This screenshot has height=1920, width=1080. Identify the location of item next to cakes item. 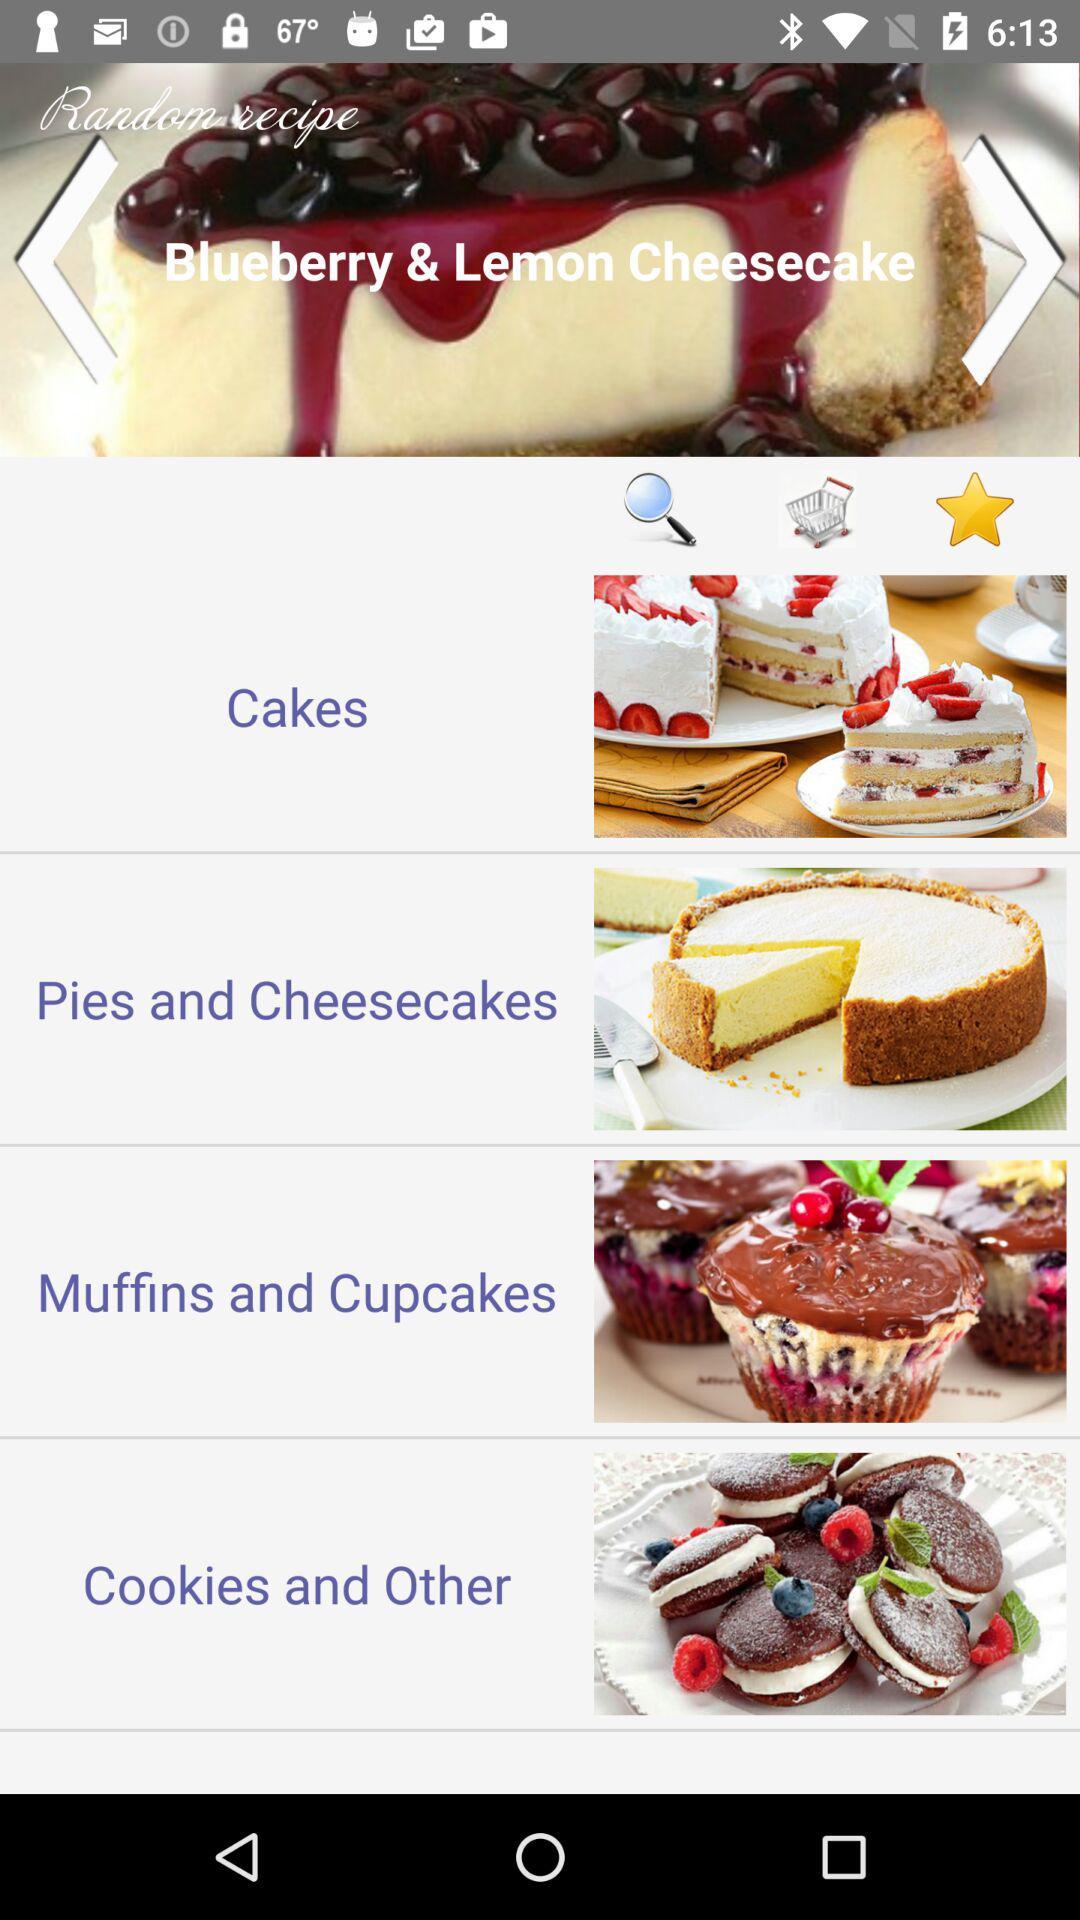
(659, 509).